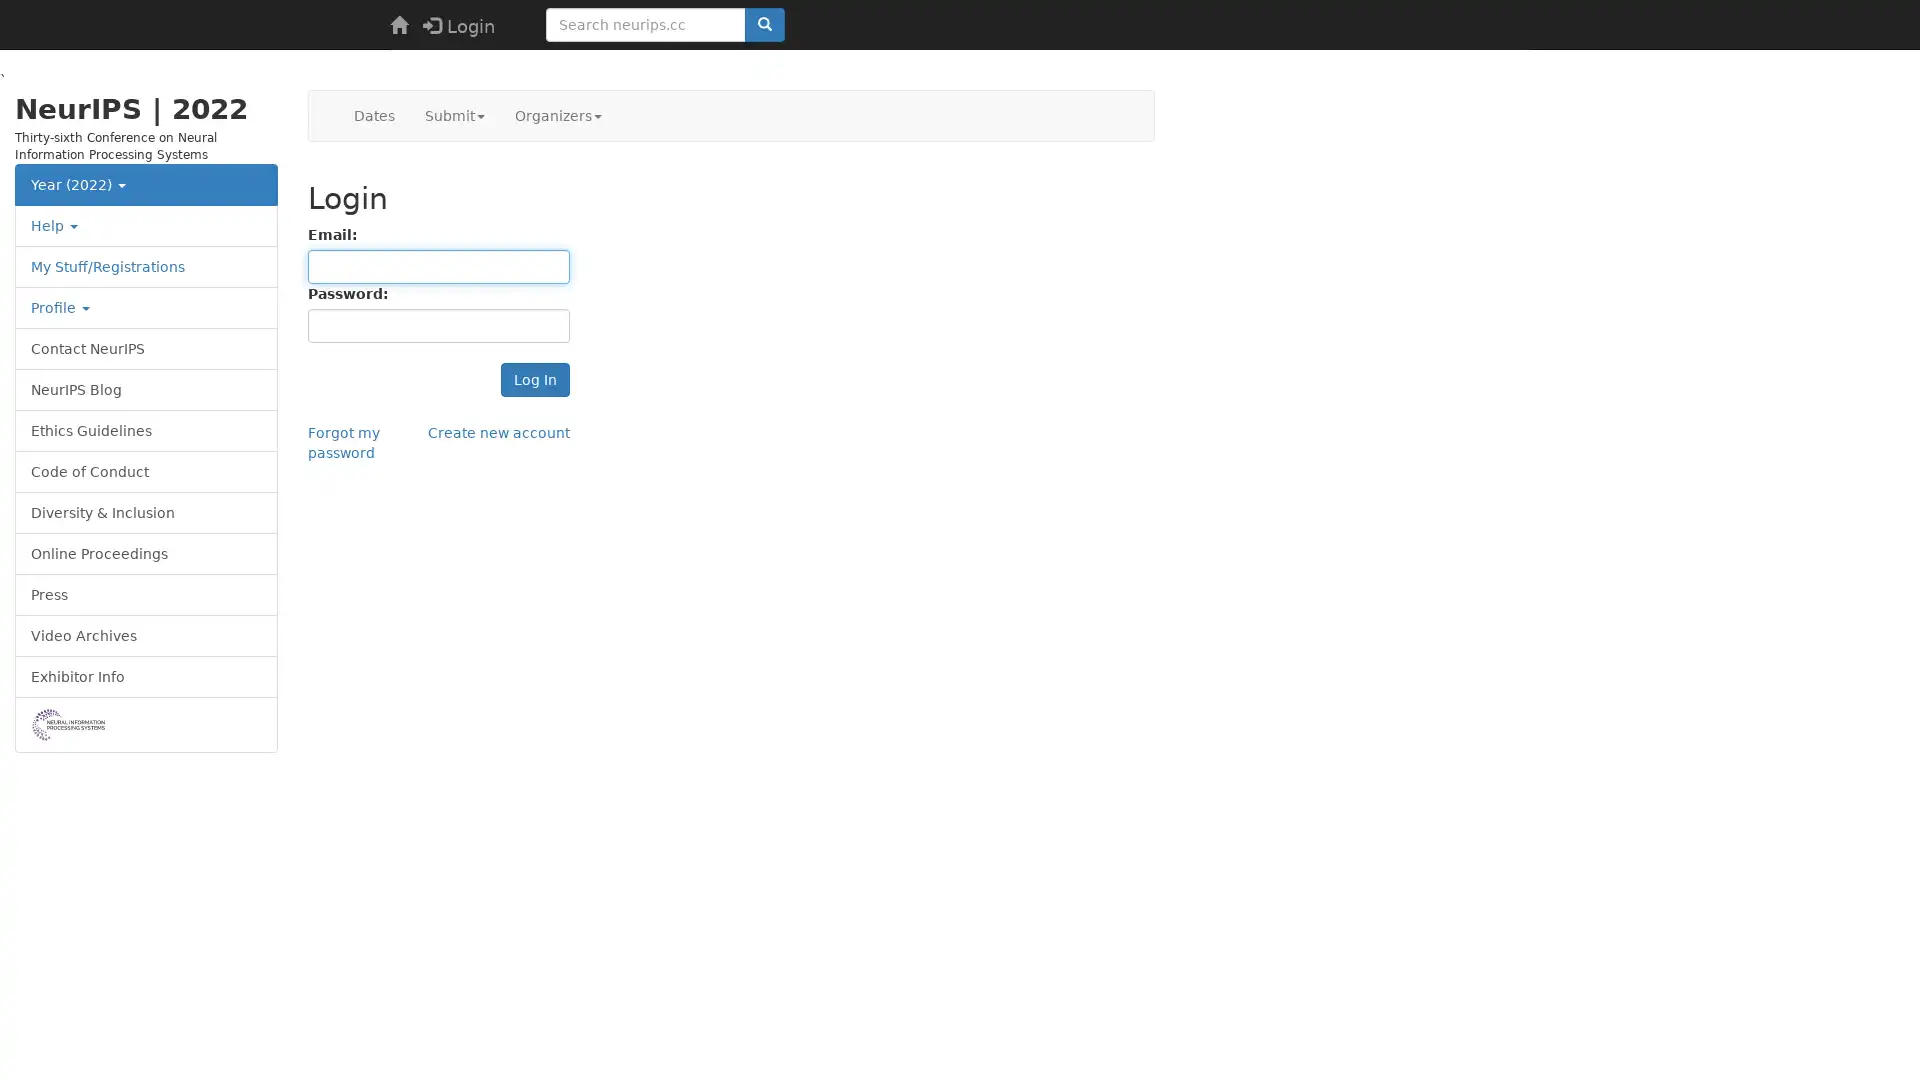 The width and height of the screenshot is (1920, 1080). What do you see at coordinates (535, 380) in the screenshot?
I see `Log In` at bounding box center [535, 380].